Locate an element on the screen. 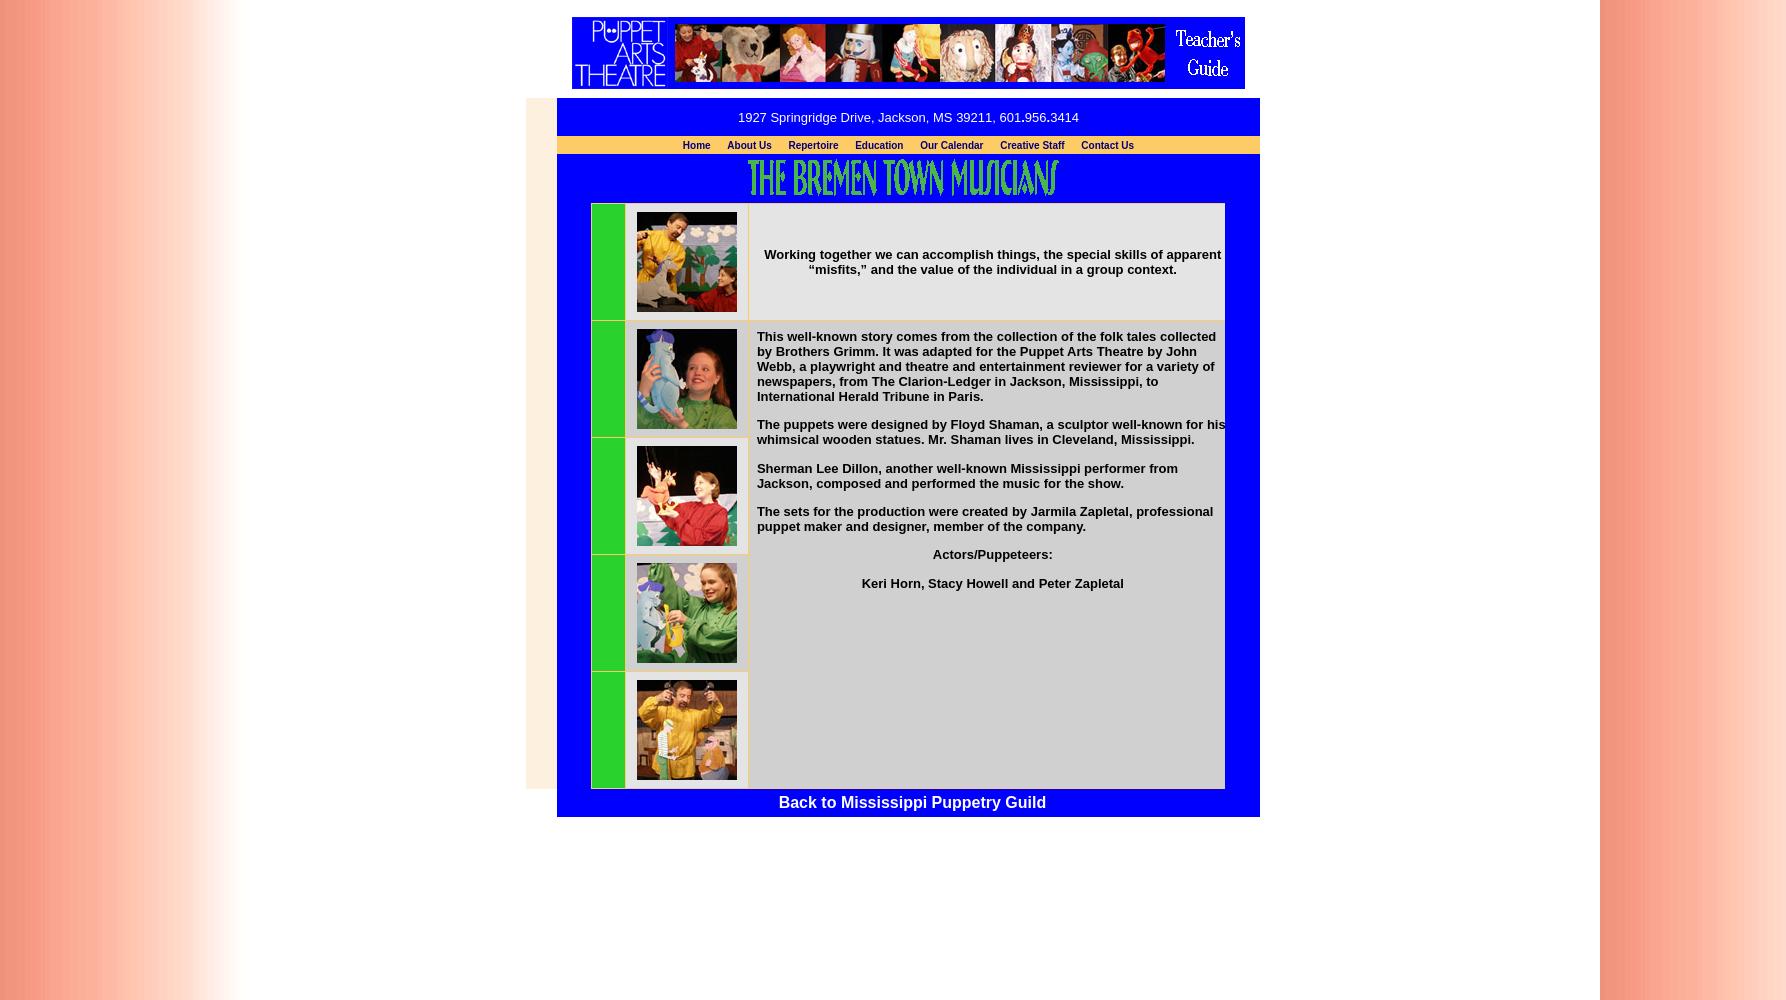  '3414' is located at coordinates (1063, 115).